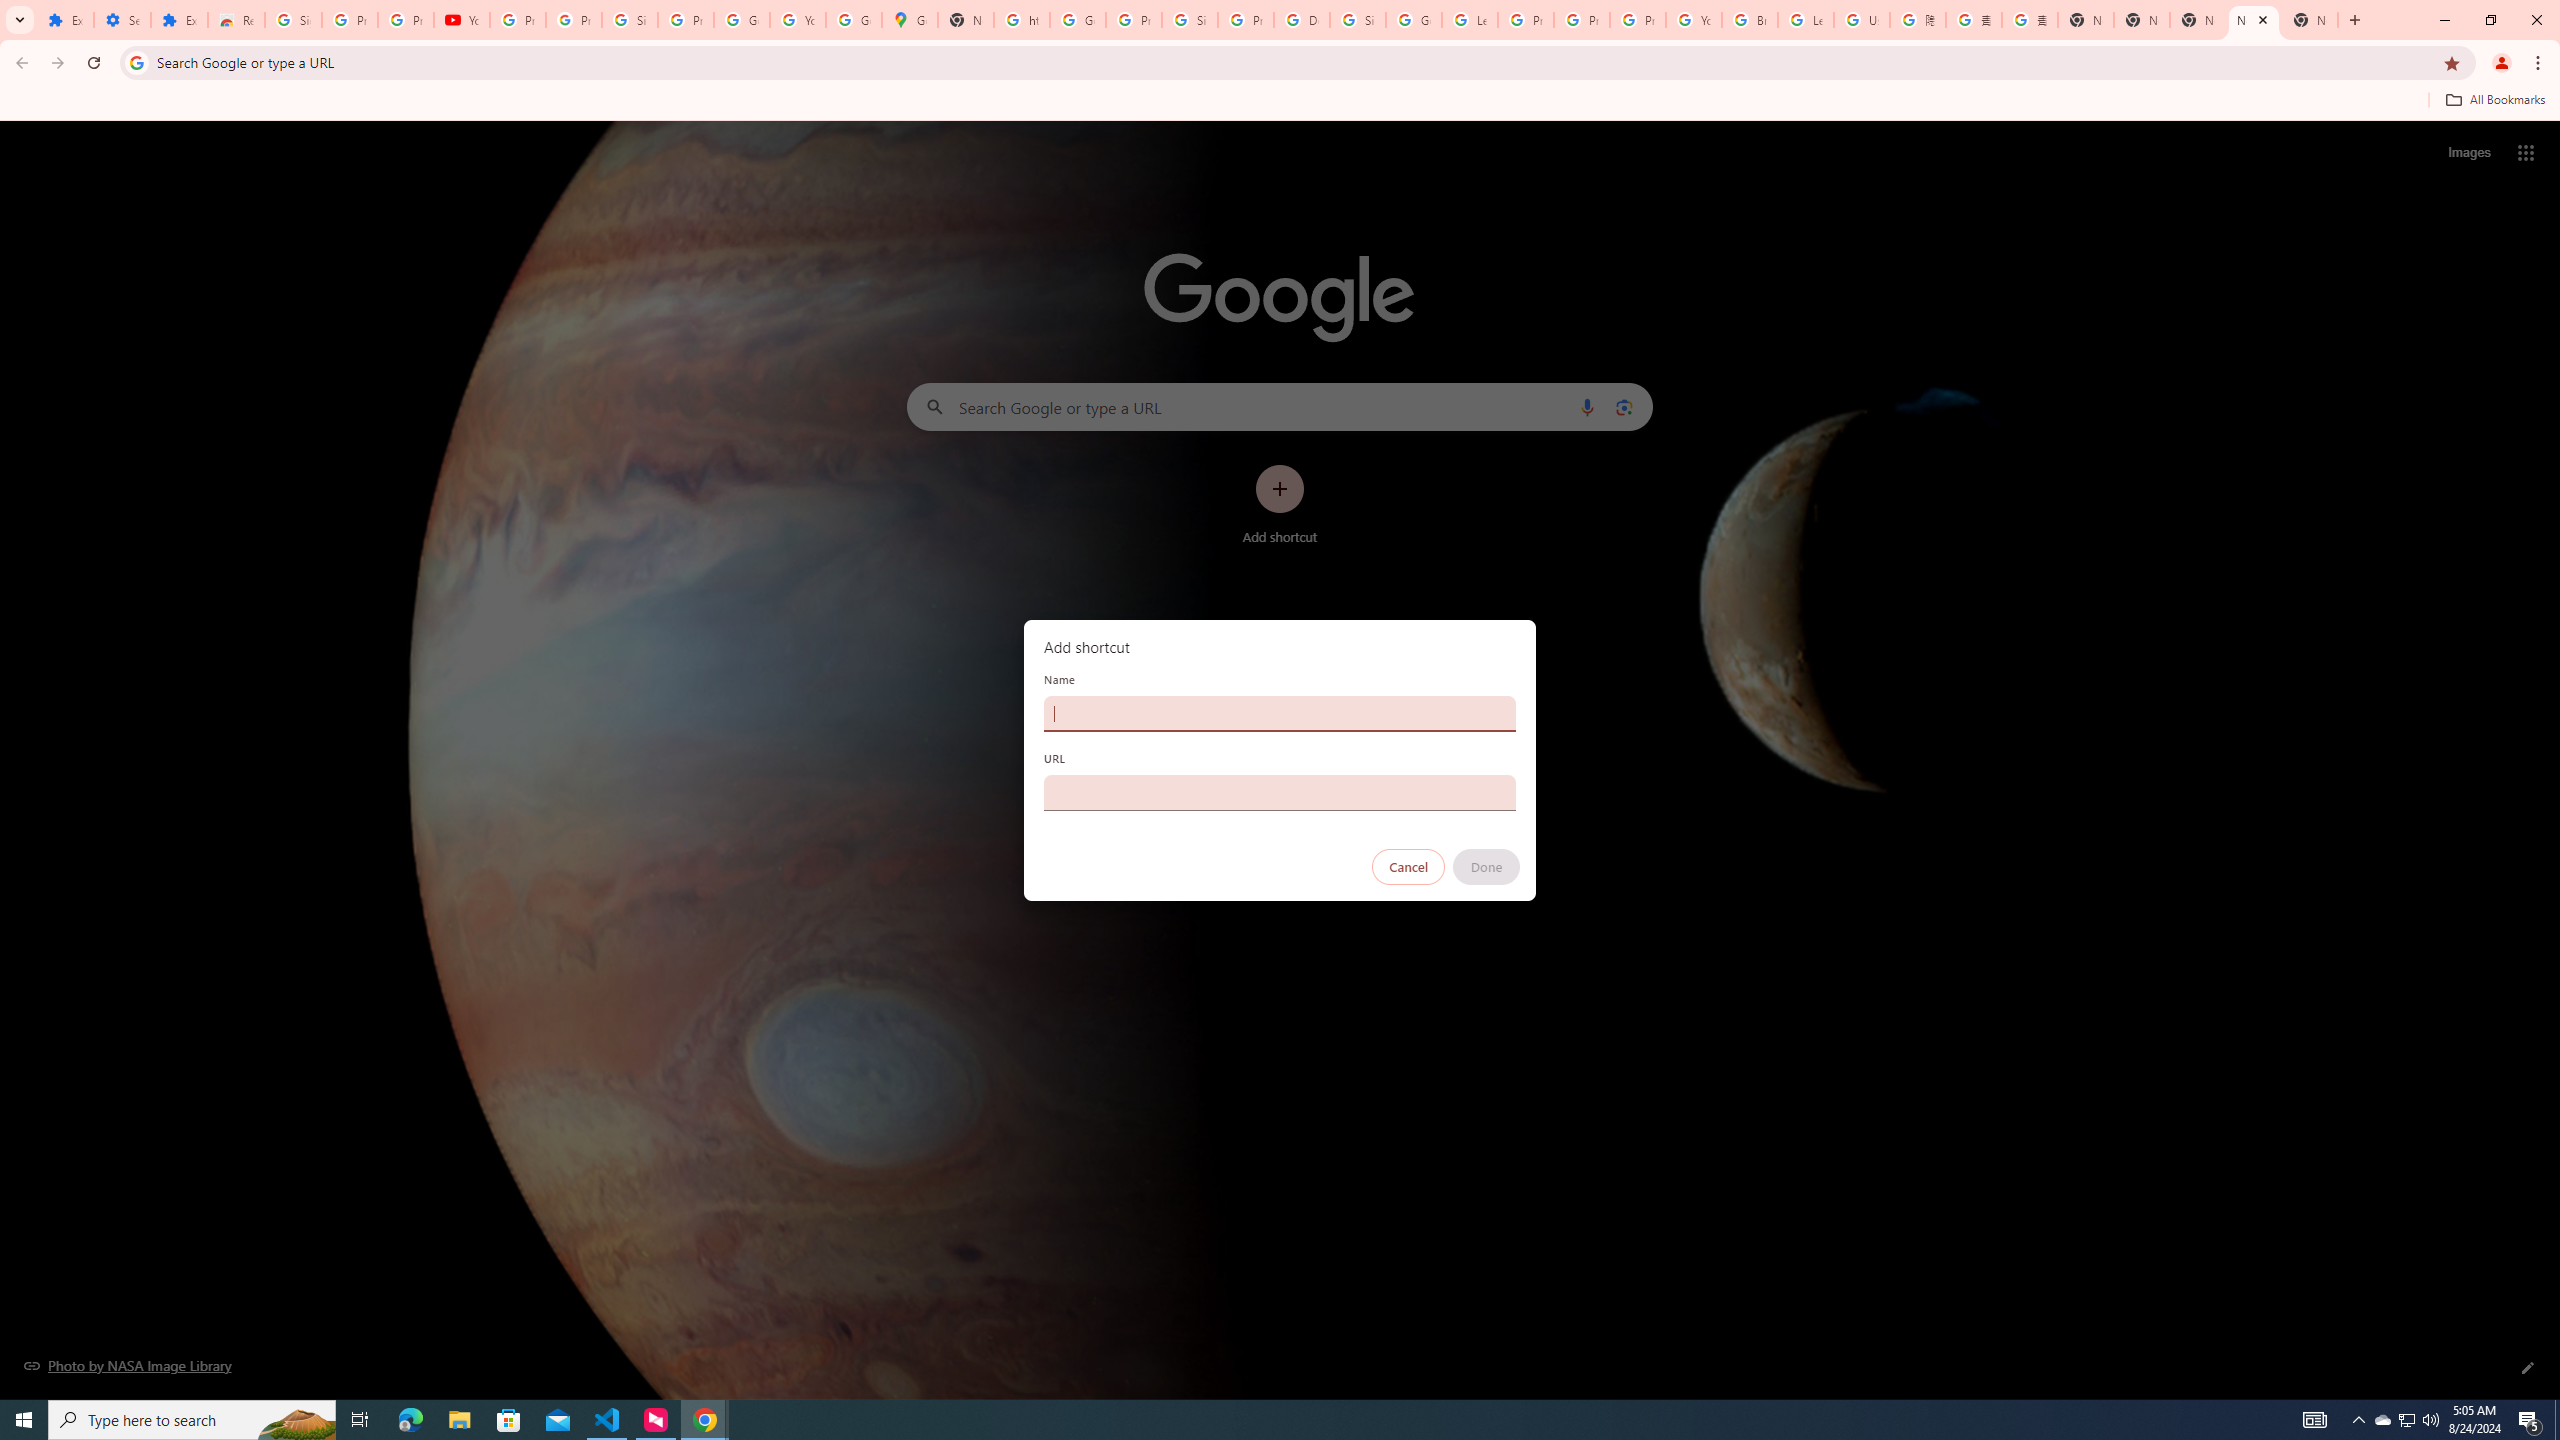 Image resolution: width=2560 pixels, height=1440 pixels. I want to click on 'Browse Chrome as a guest - Computer - Google Chrome Help', so click(1748, 19).